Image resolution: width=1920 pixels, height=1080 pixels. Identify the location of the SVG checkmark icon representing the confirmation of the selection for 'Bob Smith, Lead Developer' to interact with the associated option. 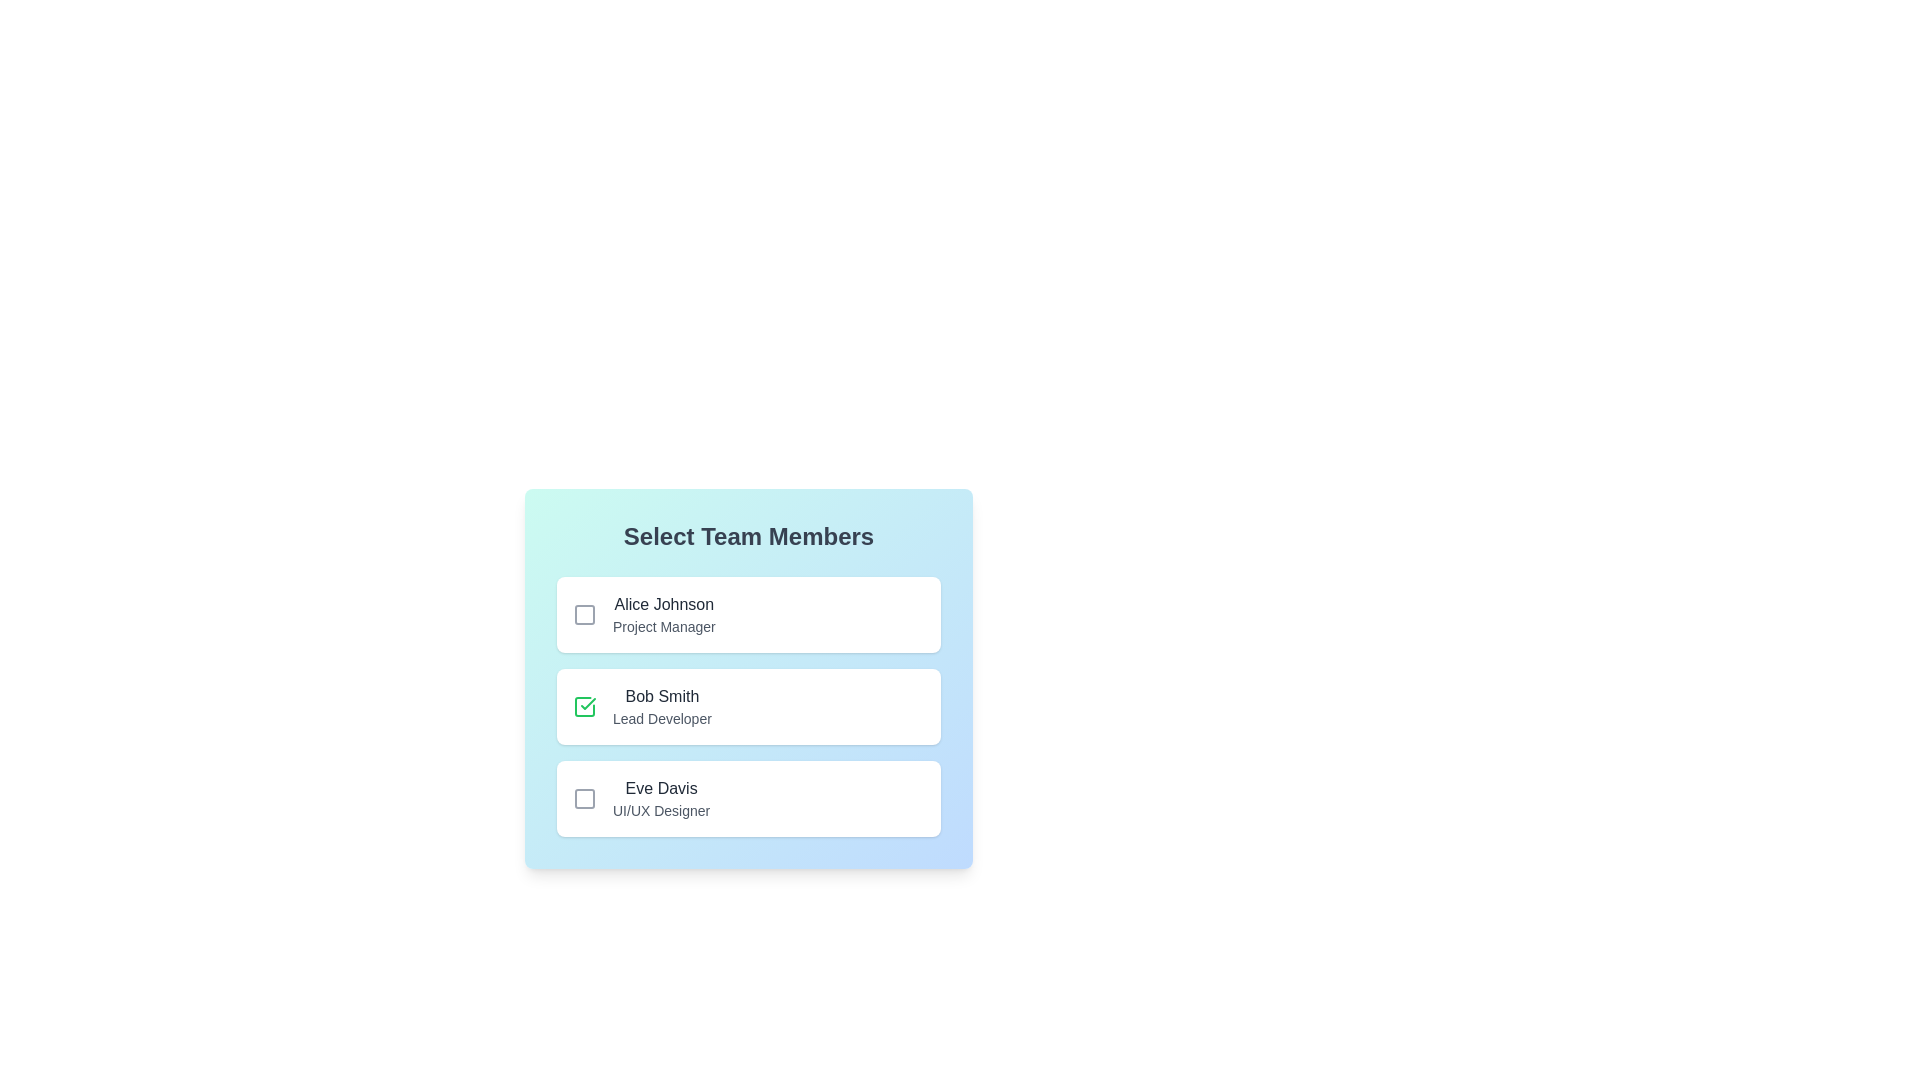
(587, 703).